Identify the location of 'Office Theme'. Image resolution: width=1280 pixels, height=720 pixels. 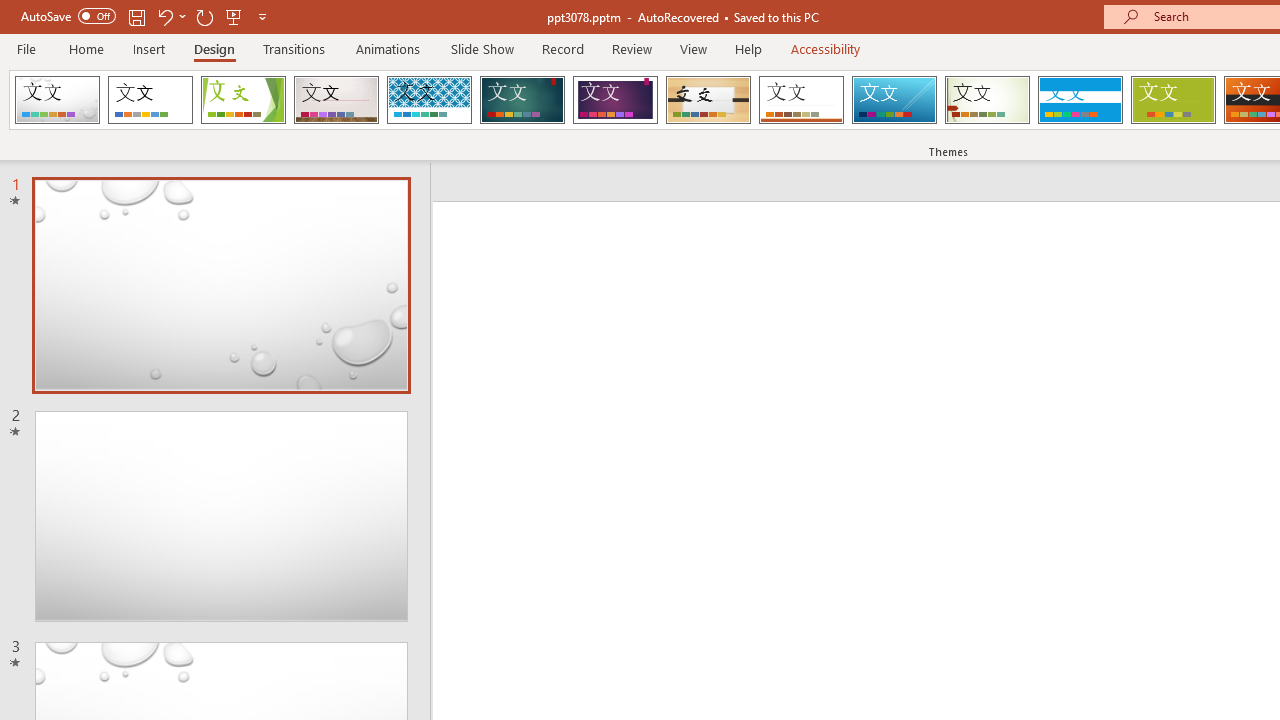
(149, 100).